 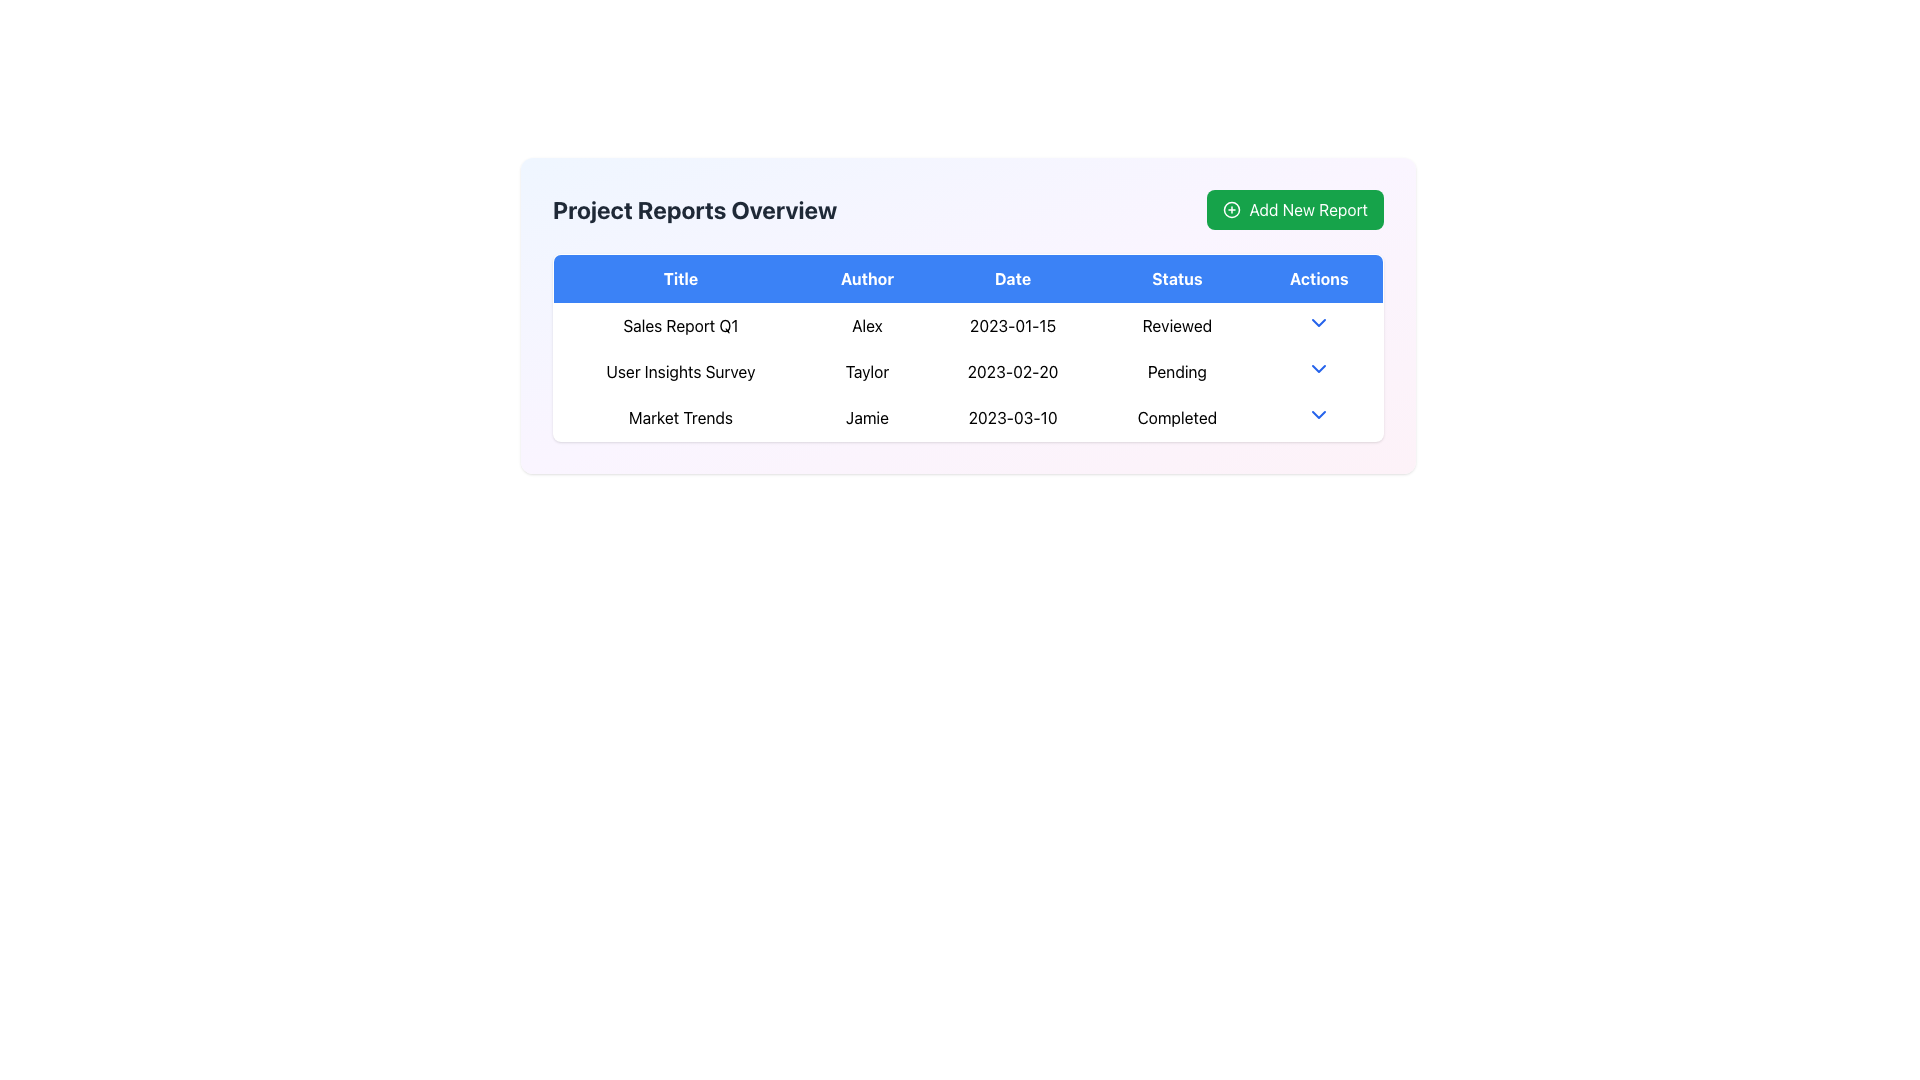 I want to click on the Text Display that shows the date for the 'User Insights Survey' in the 'Date' column of the Project Reports Overview table, so click(x=1012, y=371).